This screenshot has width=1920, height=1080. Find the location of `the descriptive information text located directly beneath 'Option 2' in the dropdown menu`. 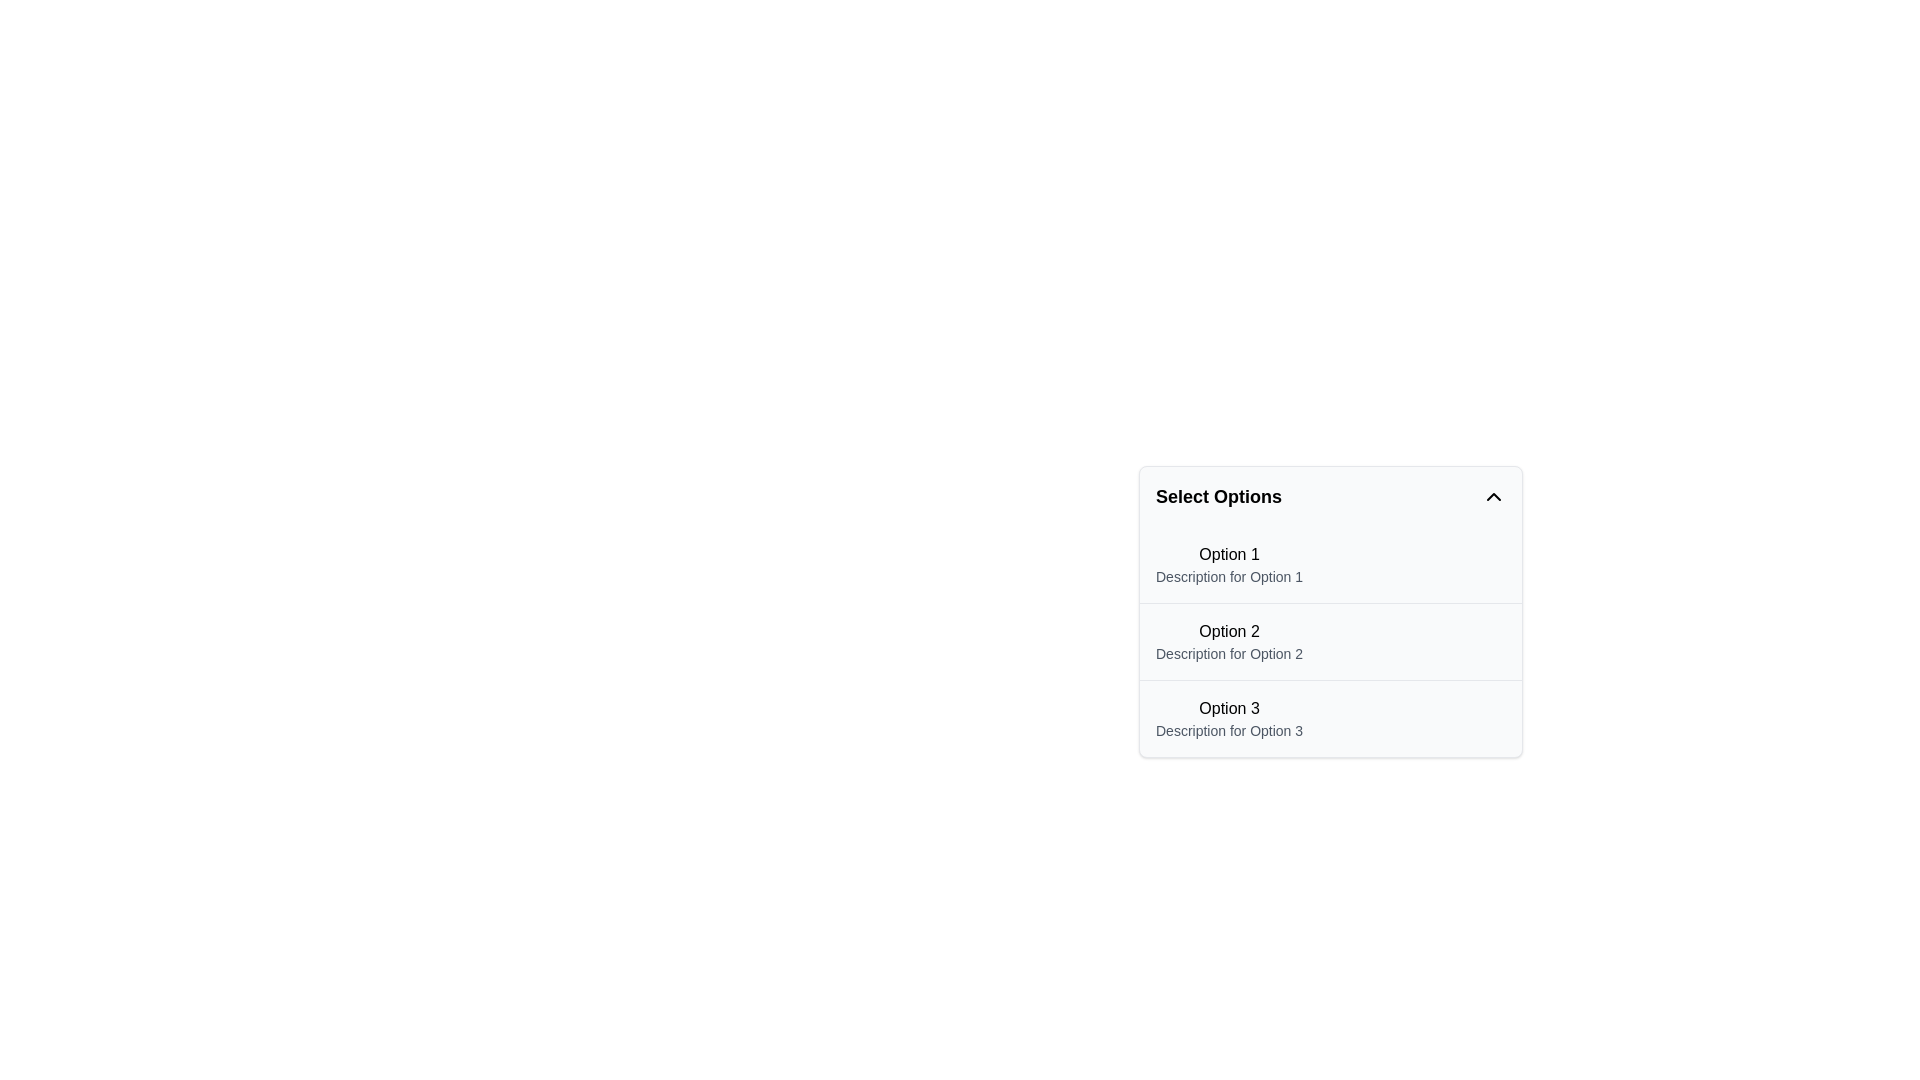

the descriptive information text located directly beneath 'Option 2' in the dropdown menu is located at coordinates (1228, 654).